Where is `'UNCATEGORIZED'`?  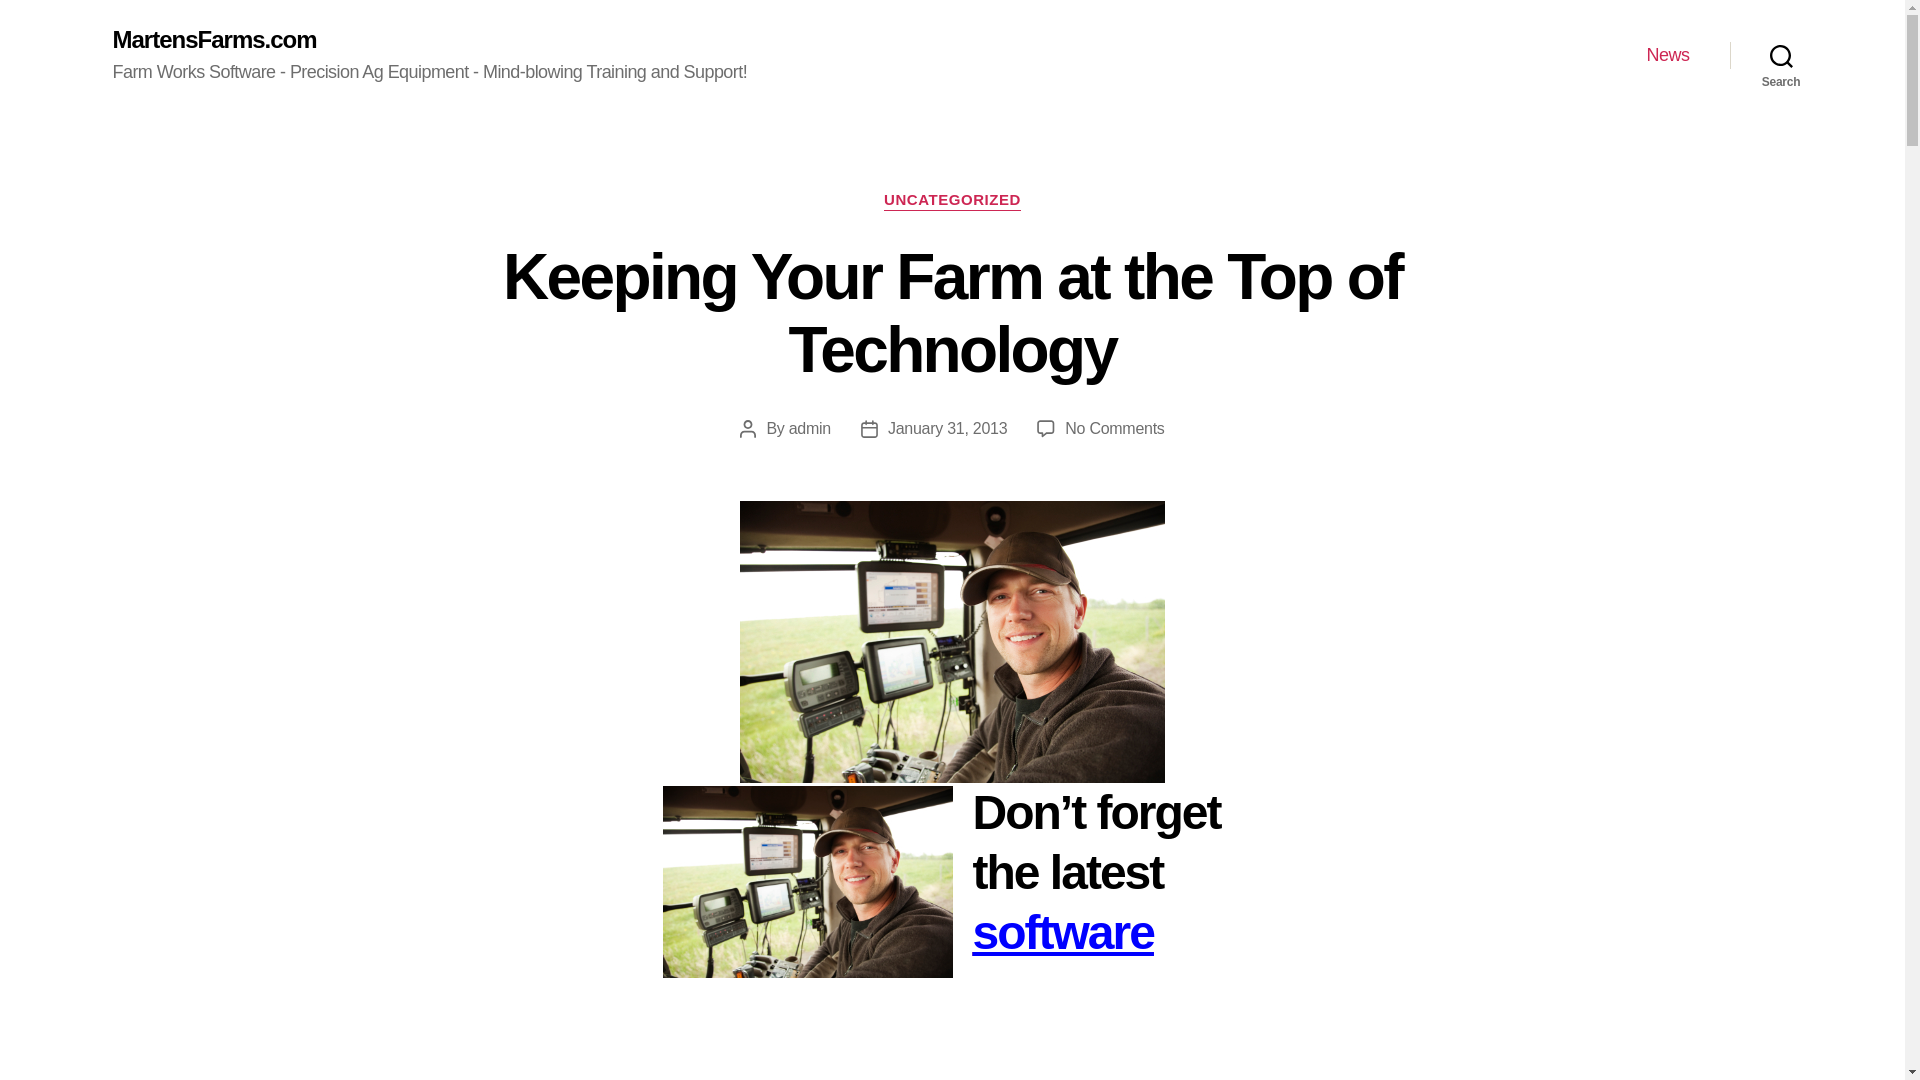 'UNCATEGORIZED' is located at coordinates (951, 200).